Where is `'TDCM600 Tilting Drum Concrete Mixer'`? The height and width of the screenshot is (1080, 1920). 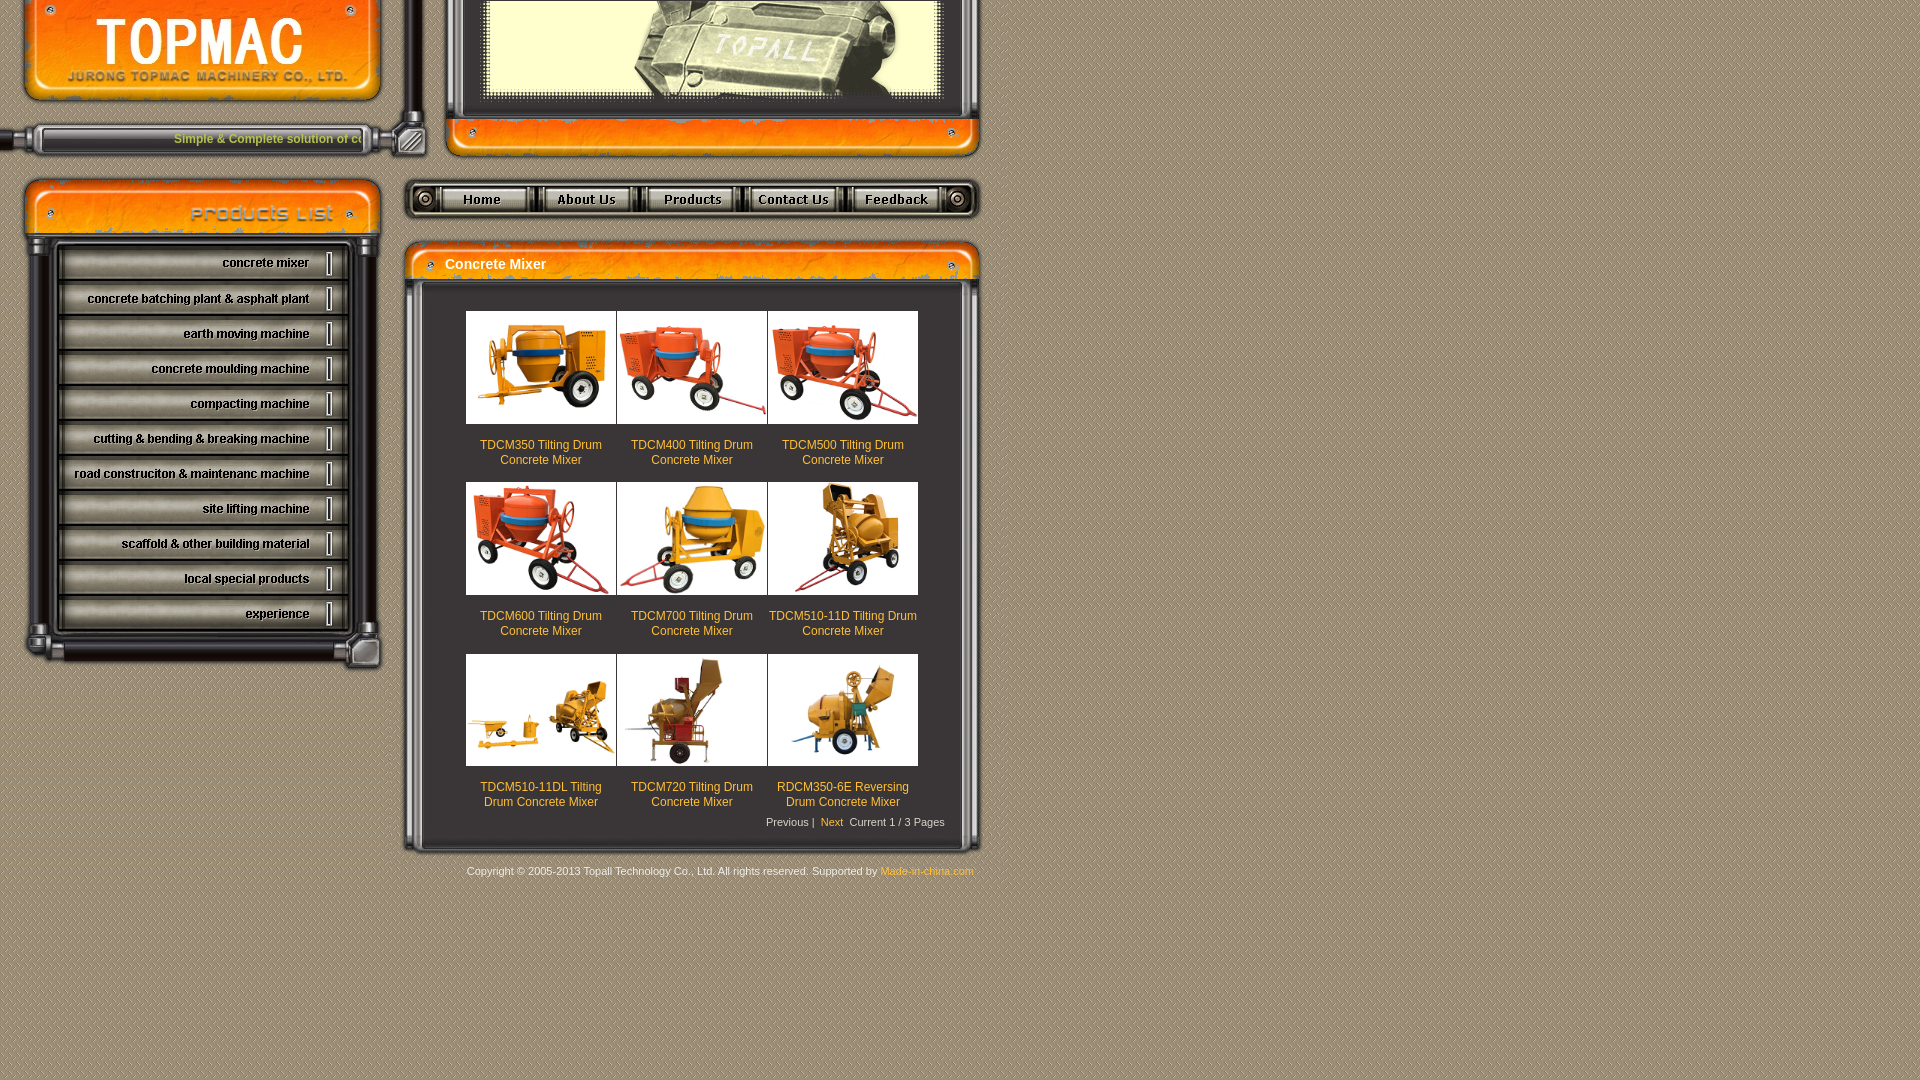
'TDCM600 Tilting Drum Concrete Mixer' is located at coordinates (541, 622).